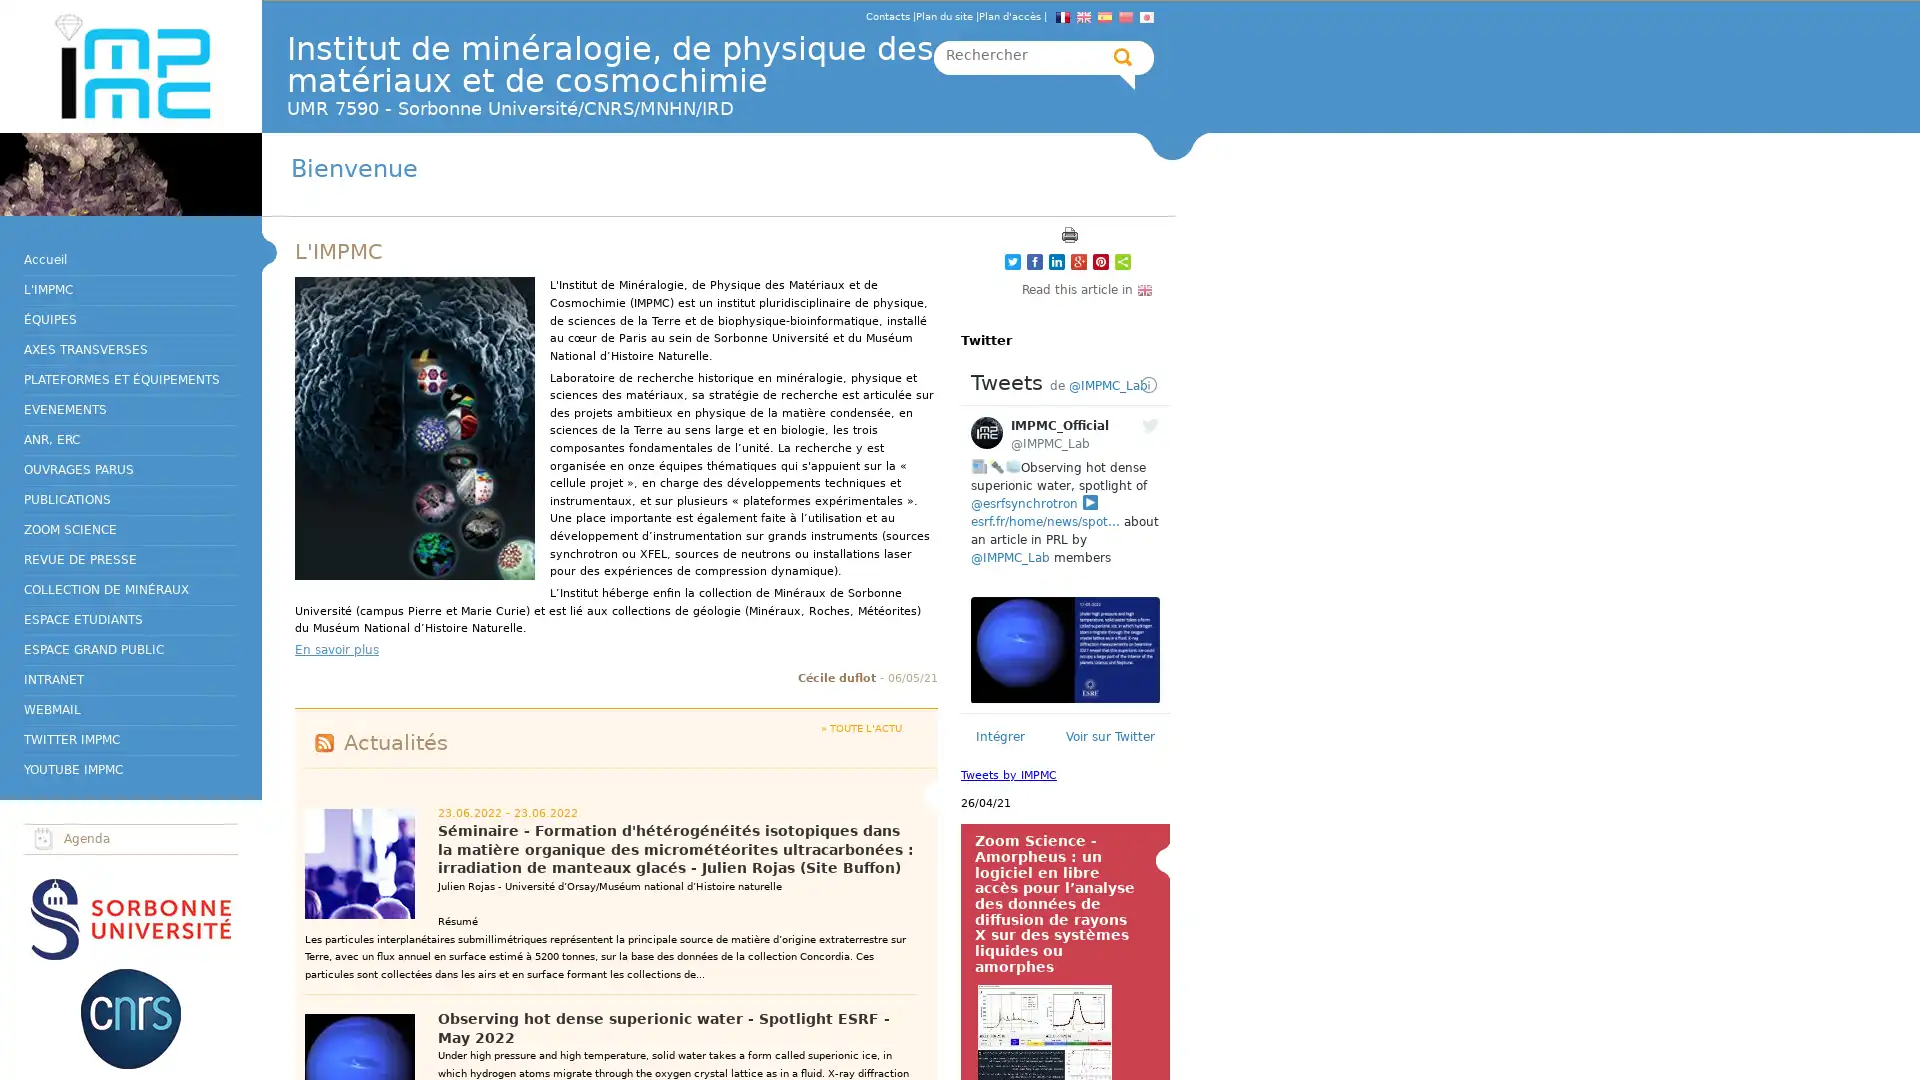 The height and width of the screenshot is (1080, 1920). What do you see at coordinates (1123, 56) in the screenshot?
I see `Lancer la recherche` at bounding box center [1123, 56].